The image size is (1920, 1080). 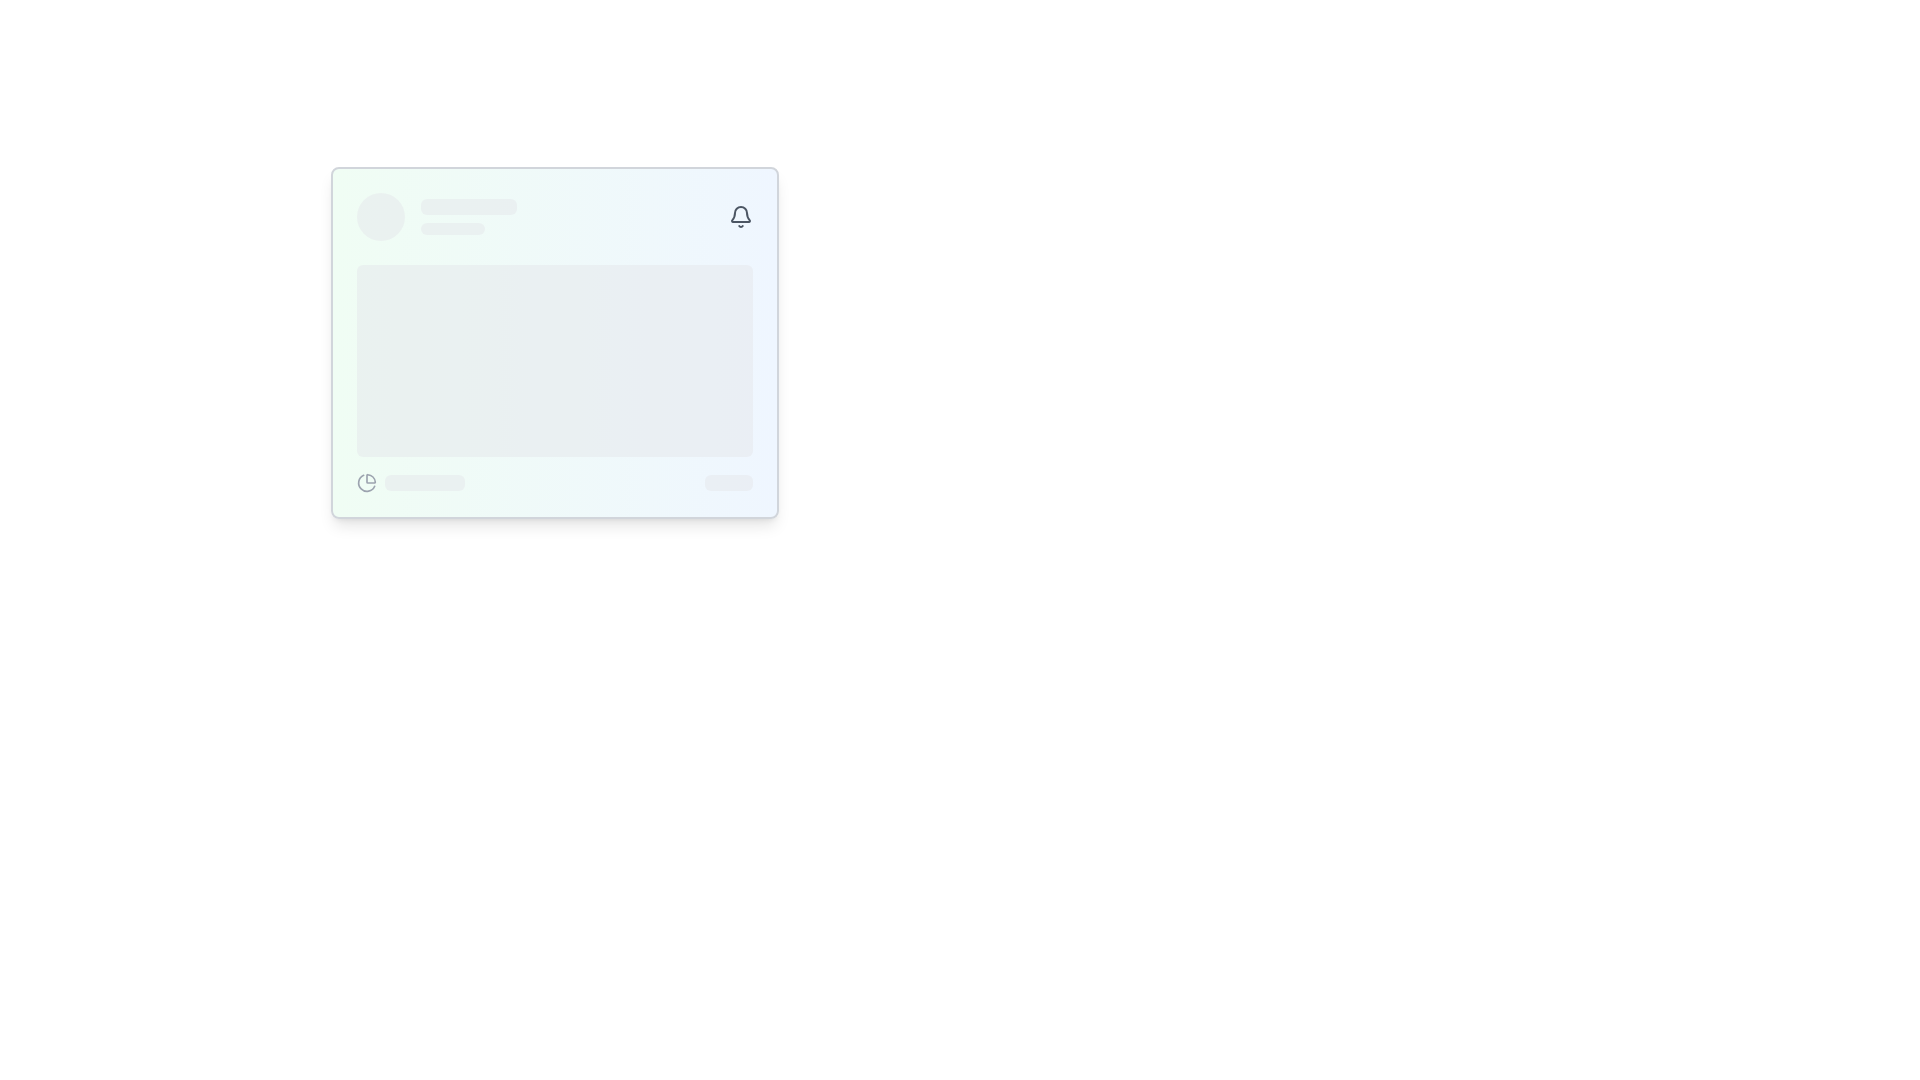 What do you see at coordinates (380, 216) in the screenshot?
I see `the Avatar placeholder, which is a circular, gray-shaded component with a subtle border located at the upper-left section of the interface` at bounding box center [380, 216].